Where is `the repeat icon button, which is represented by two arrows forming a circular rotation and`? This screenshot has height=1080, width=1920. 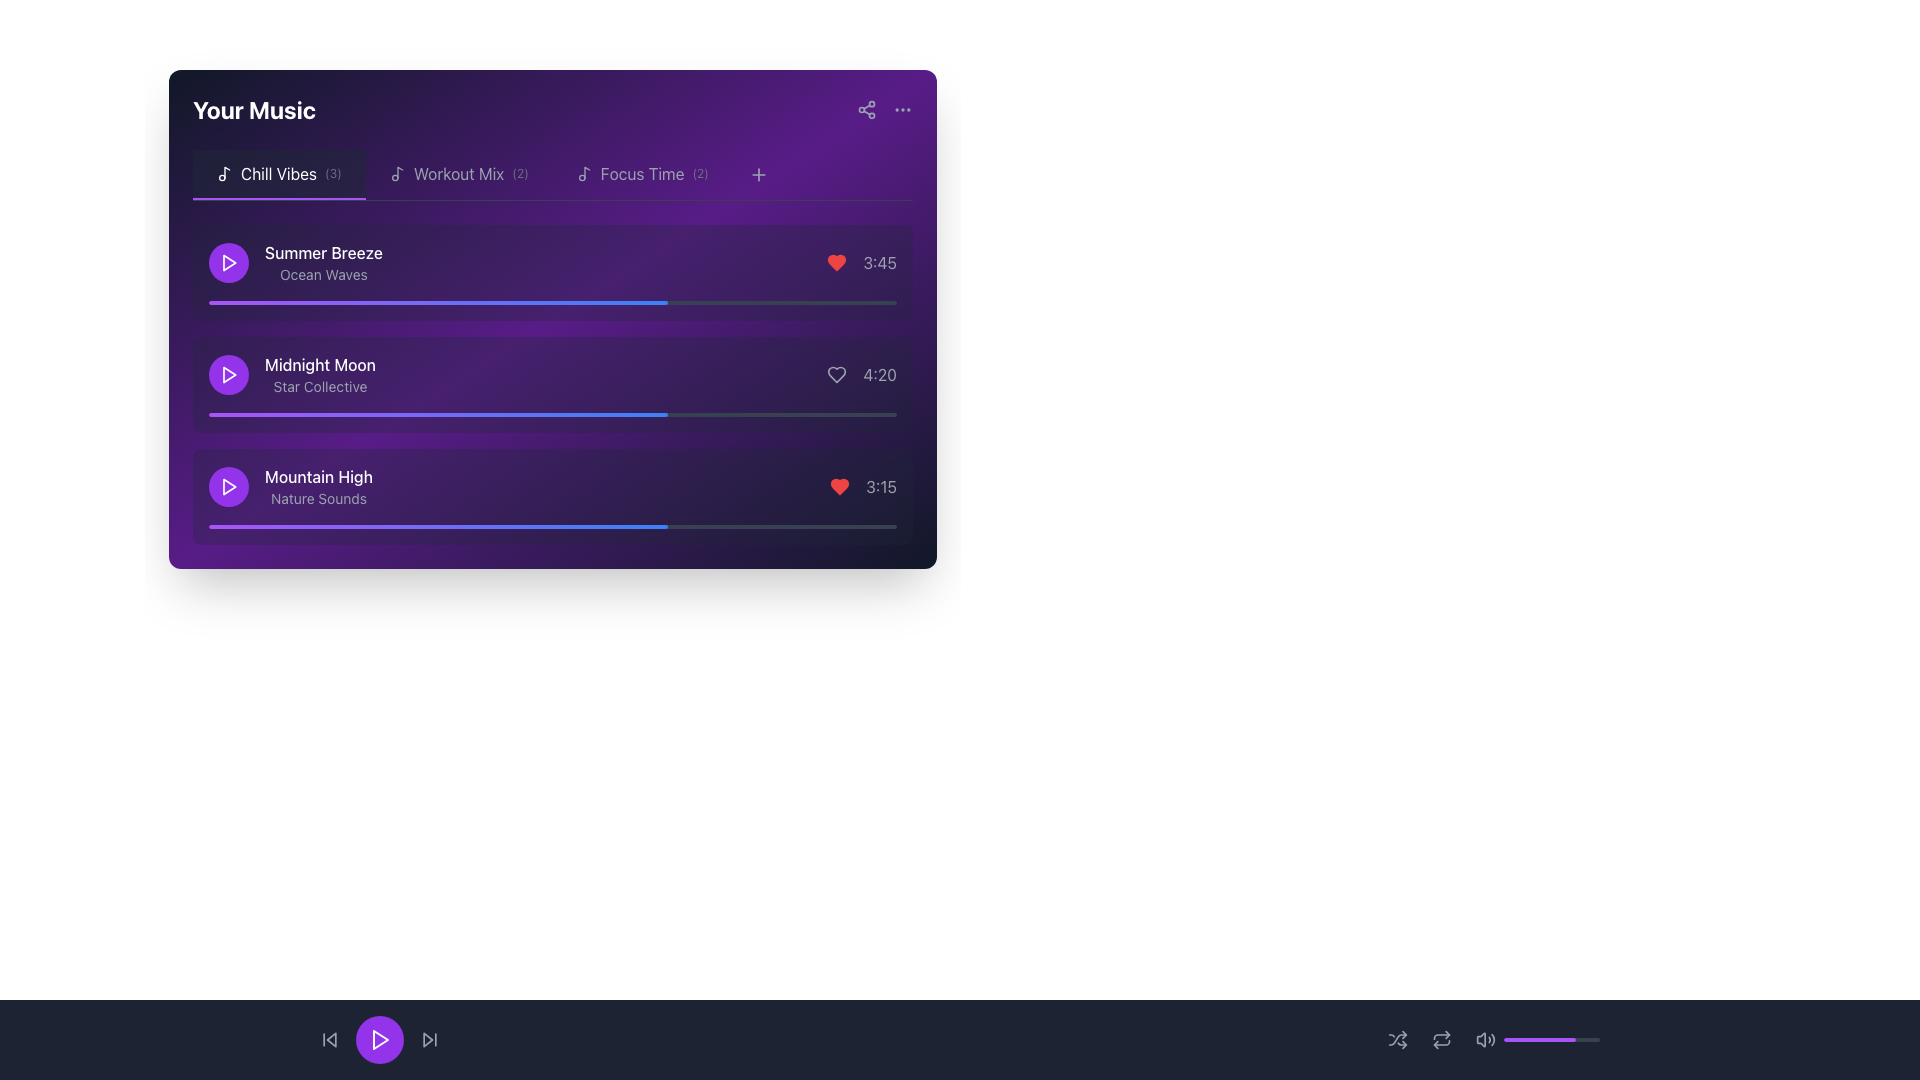
the repeat icon button, which is represented by two arrows forming a circular rotation and is located at coordinates (1441, 1039).